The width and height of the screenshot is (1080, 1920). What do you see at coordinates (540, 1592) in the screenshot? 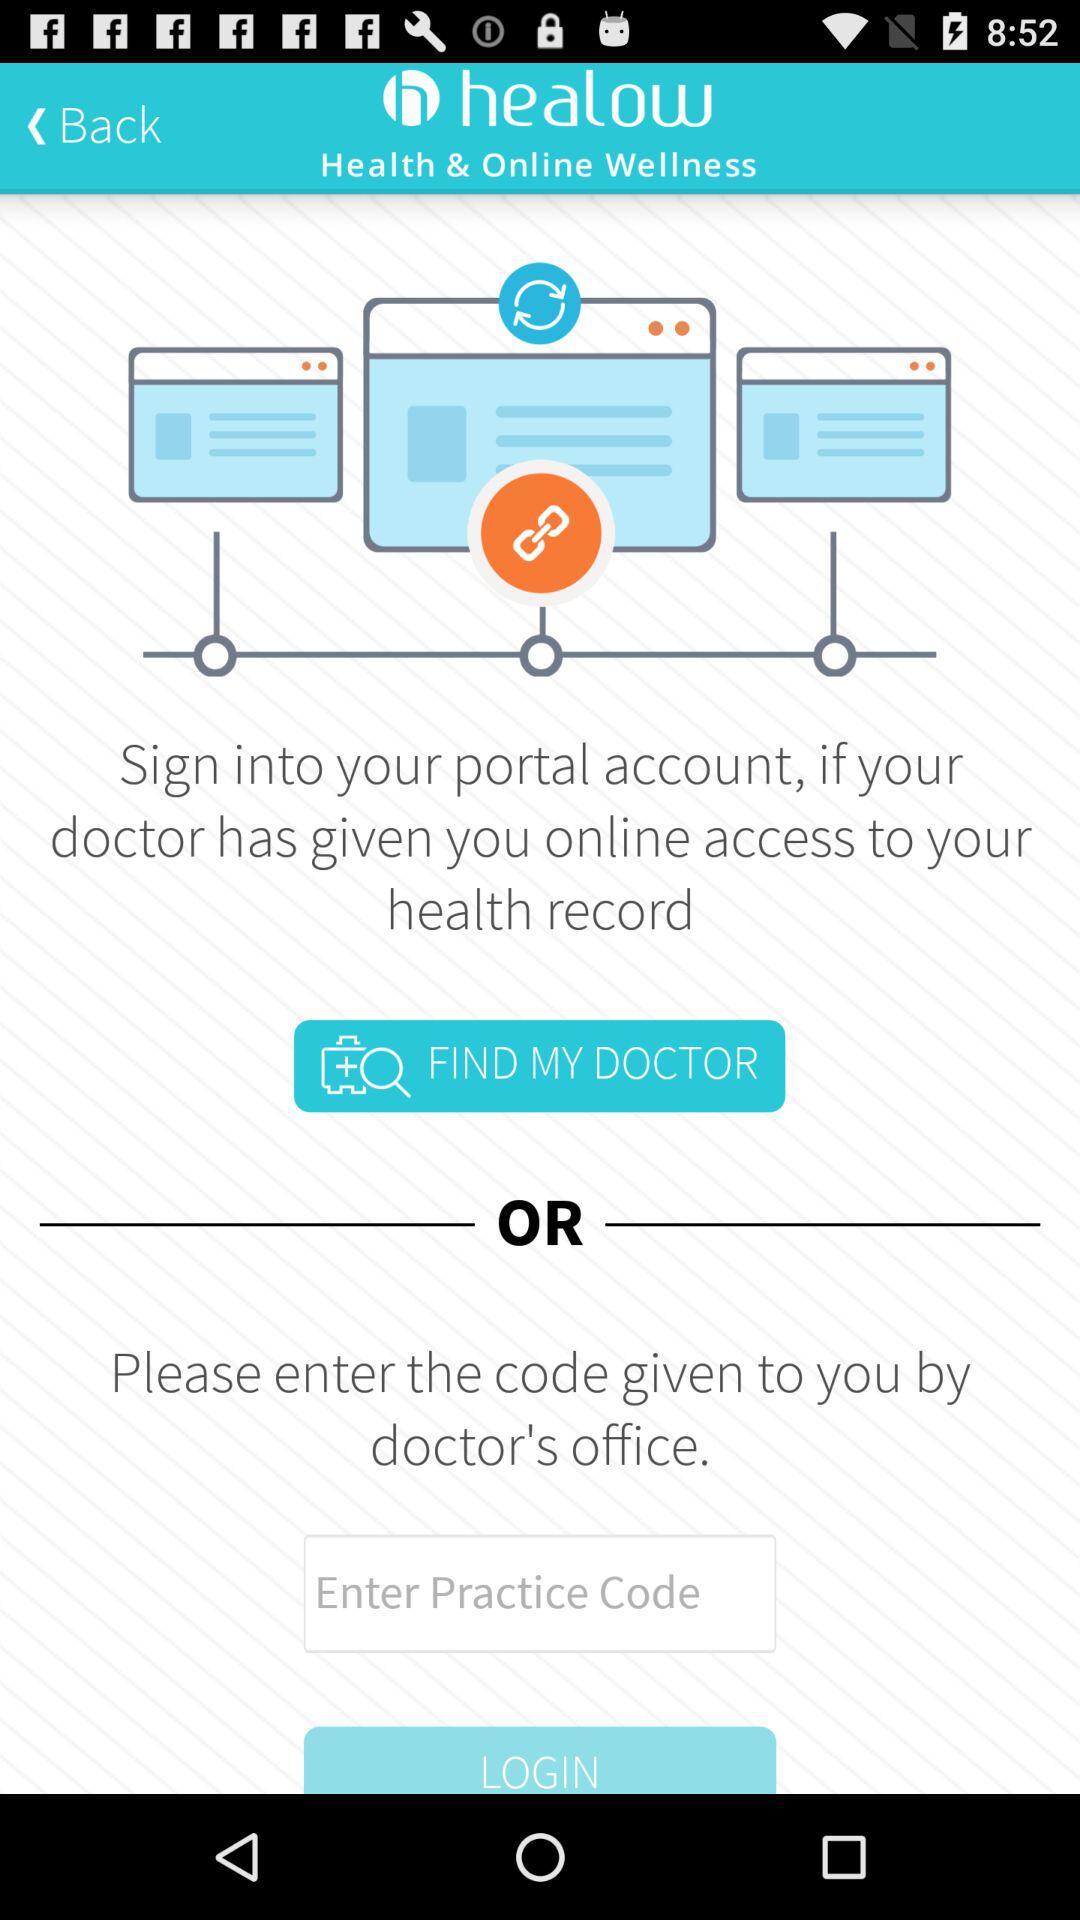
I see `practice code` at bounding box center [540, 1592].